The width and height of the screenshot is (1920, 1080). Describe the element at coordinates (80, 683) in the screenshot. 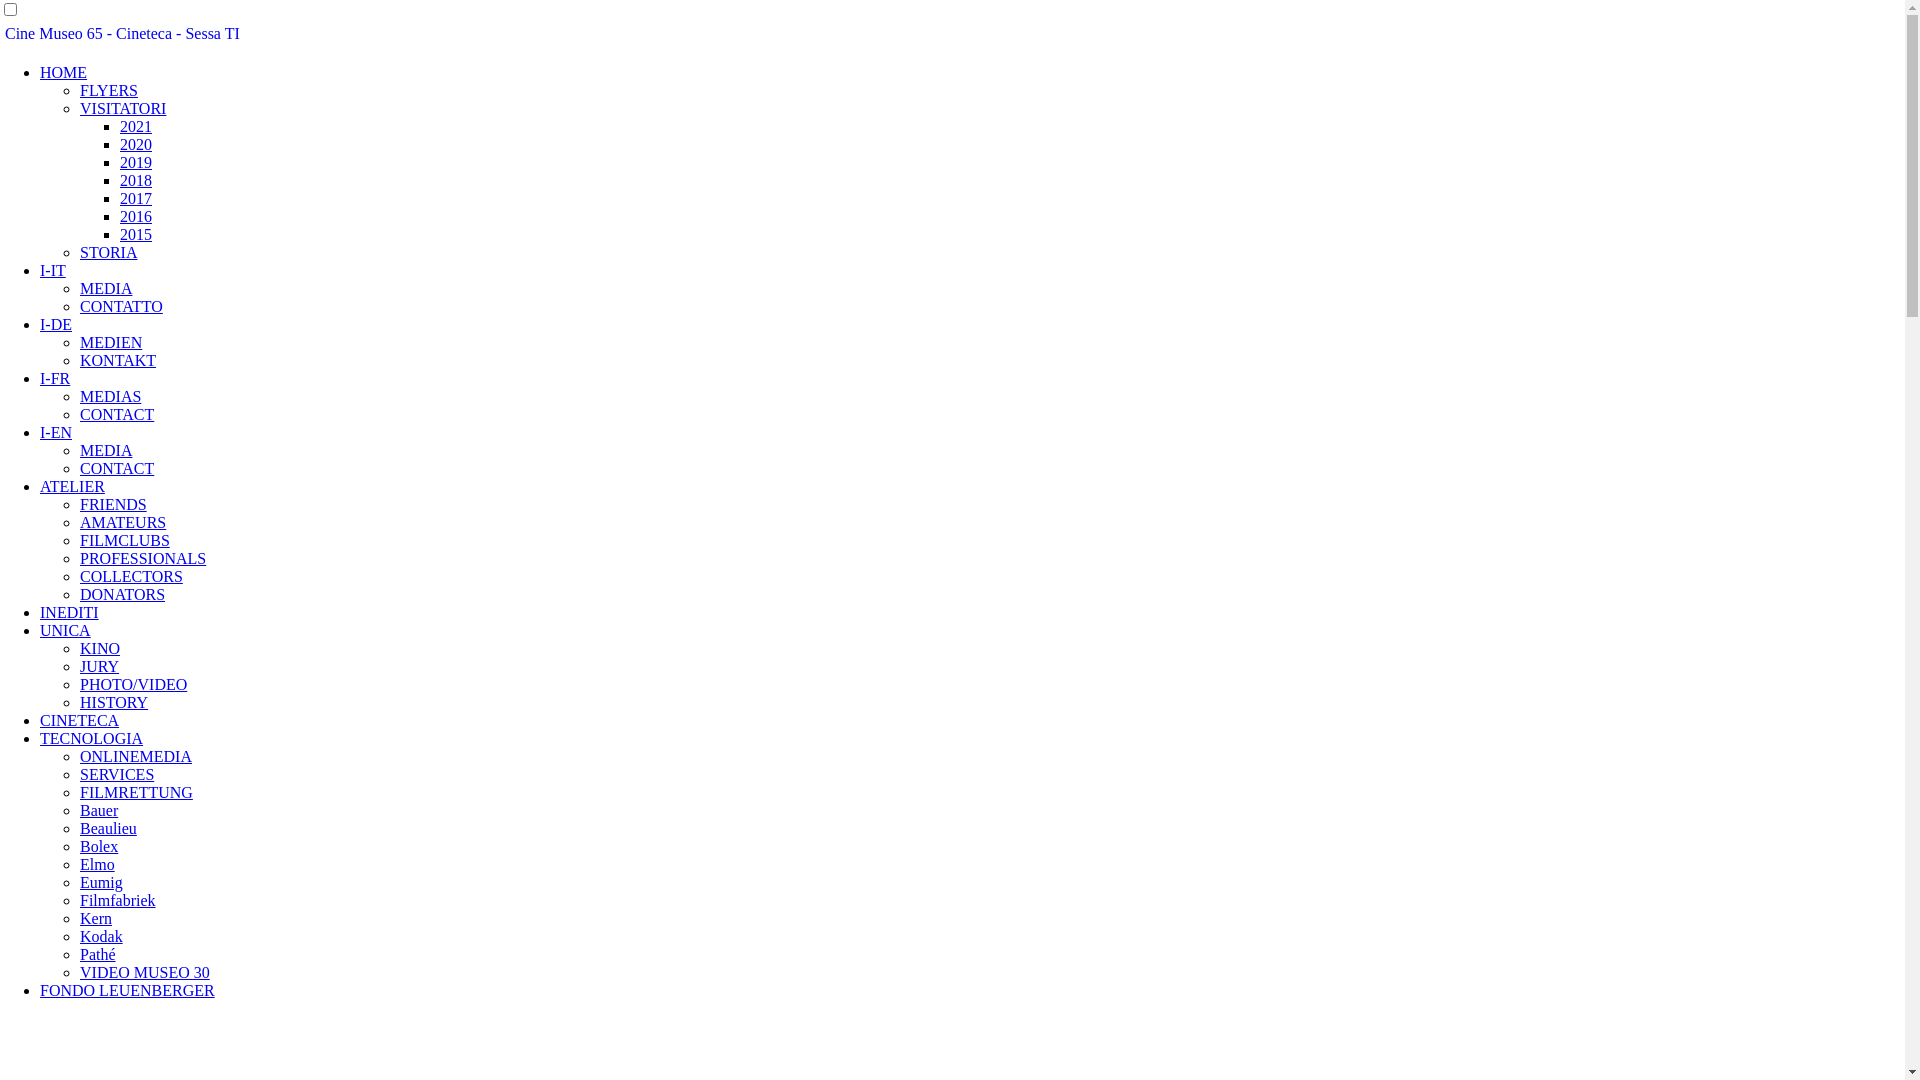

I see `'PHOTO/VIDEO'` at that location.